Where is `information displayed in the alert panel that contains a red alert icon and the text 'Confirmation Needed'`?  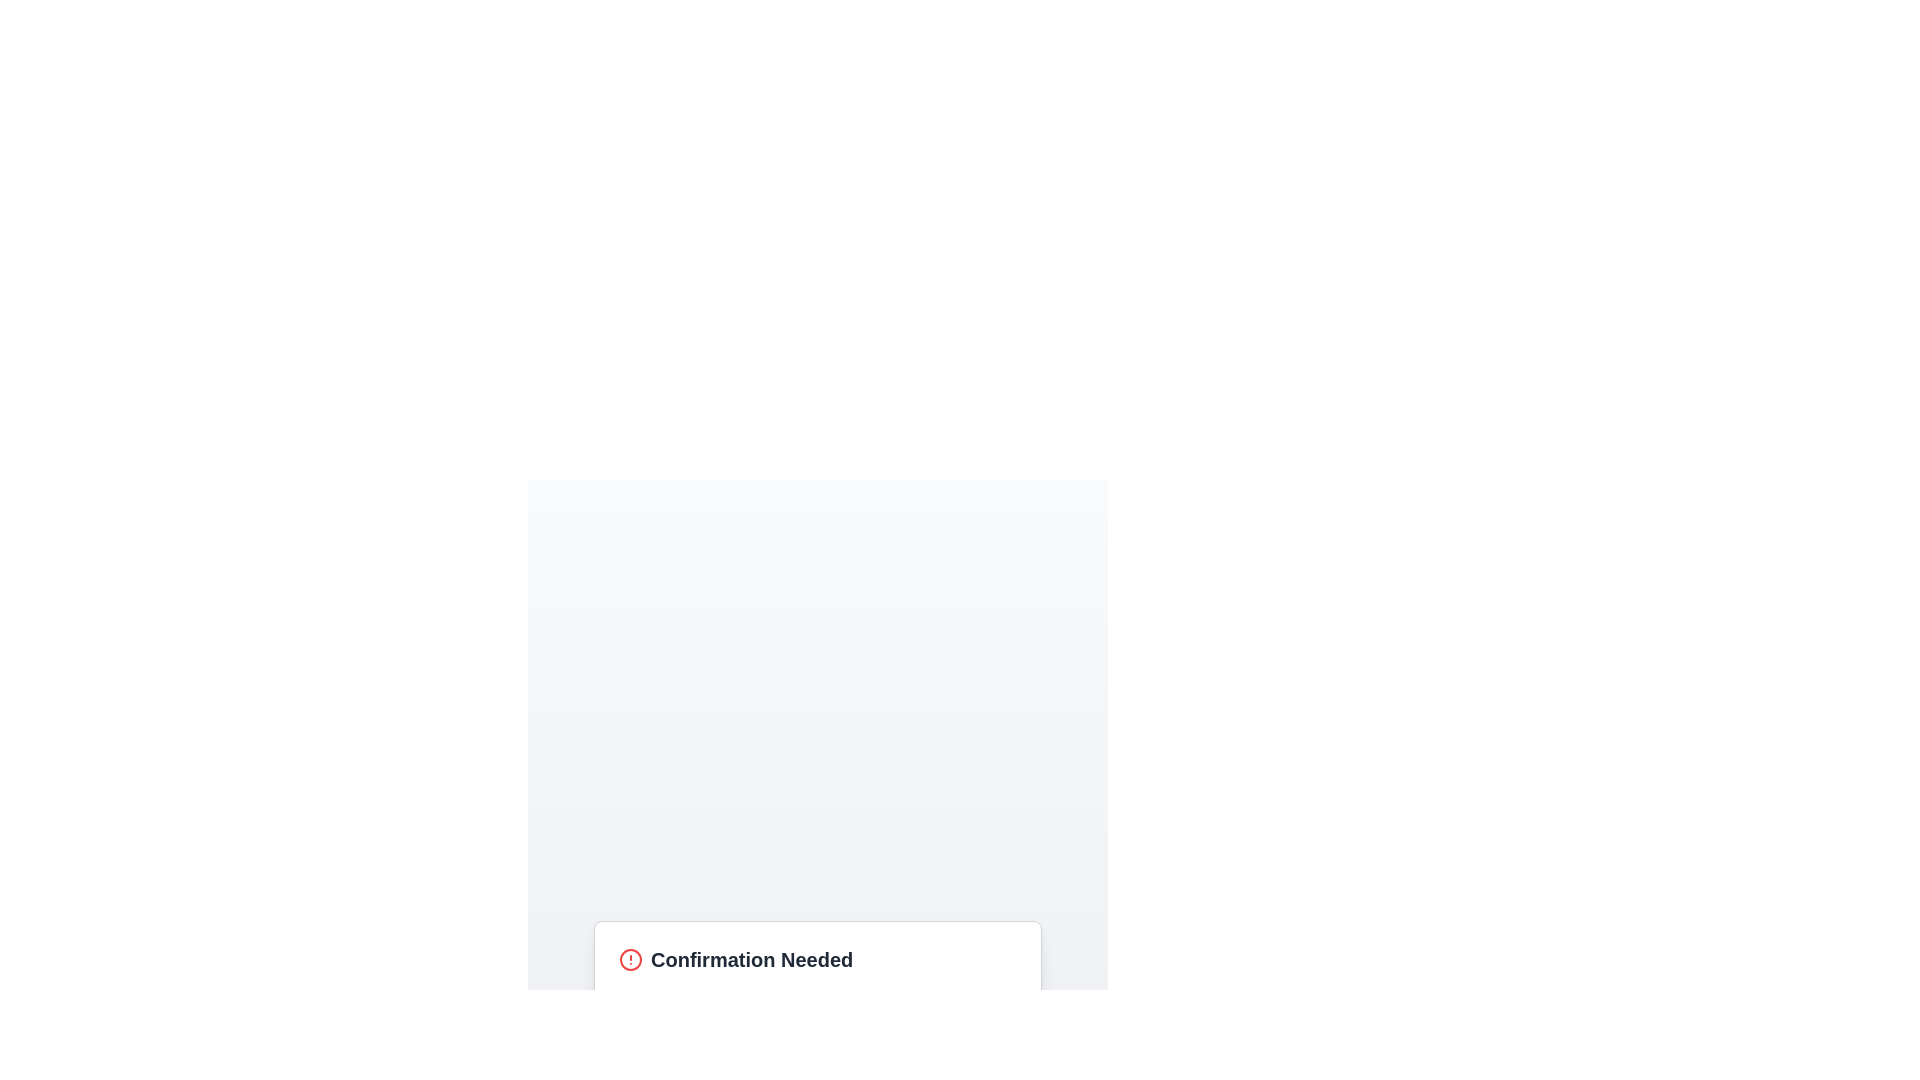 information displayed in the alert panel that contains a red alert icon and the text 'Confirmation Needed' is located at coordinates (817, 959).